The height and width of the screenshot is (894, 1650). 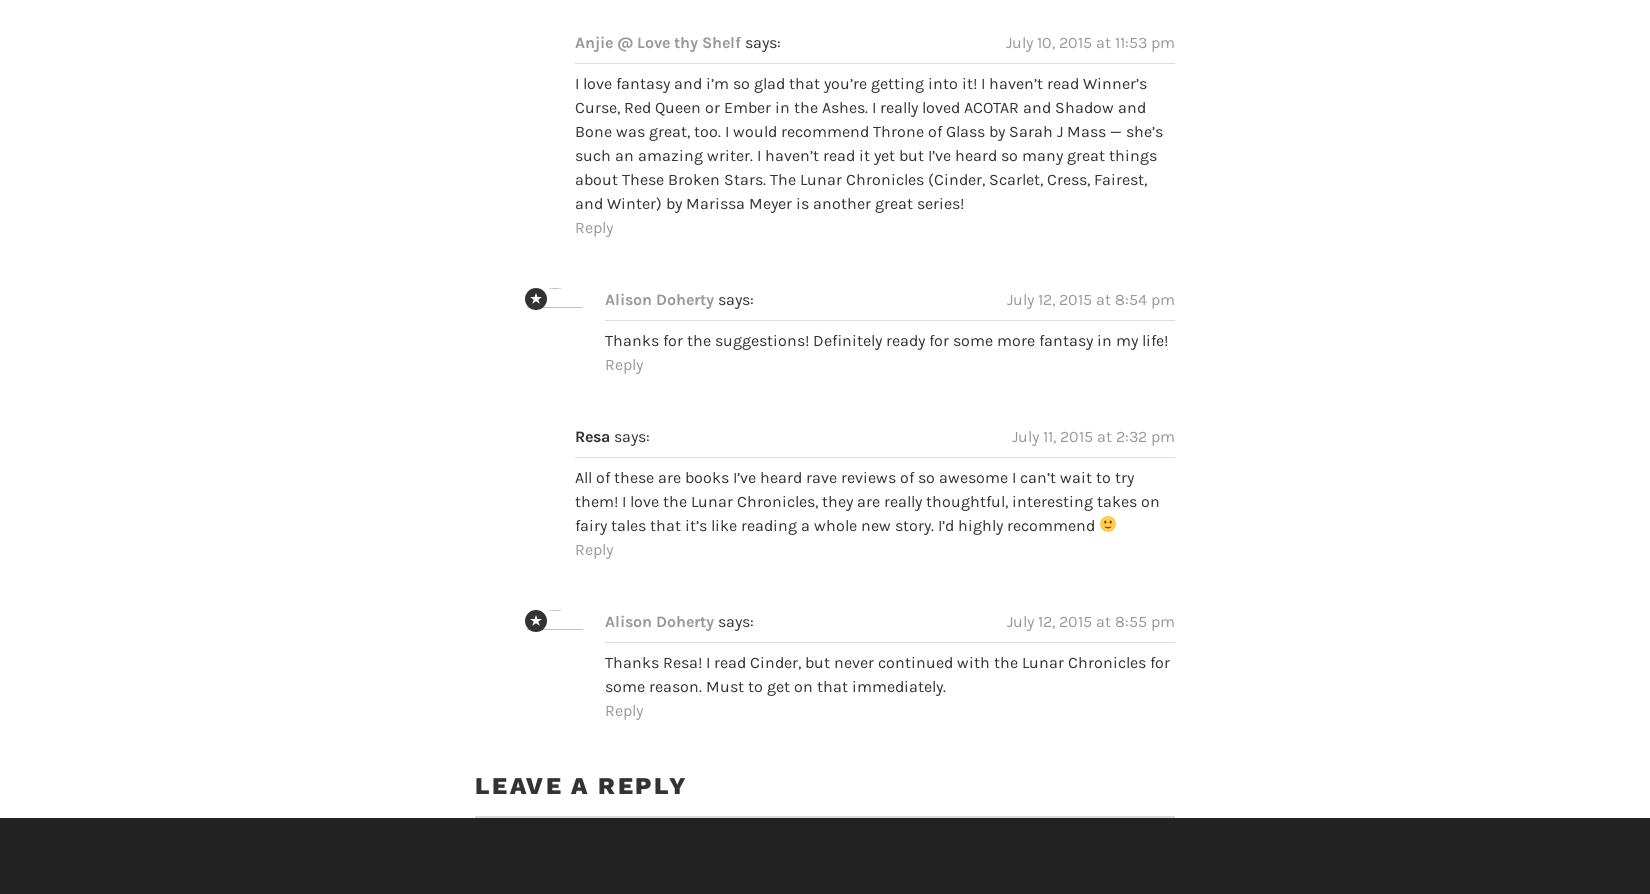 What do you see at coordinates (579, 747) in the screenshot?
I see `'Leave a Reply'` at bounding box center [579, 747].